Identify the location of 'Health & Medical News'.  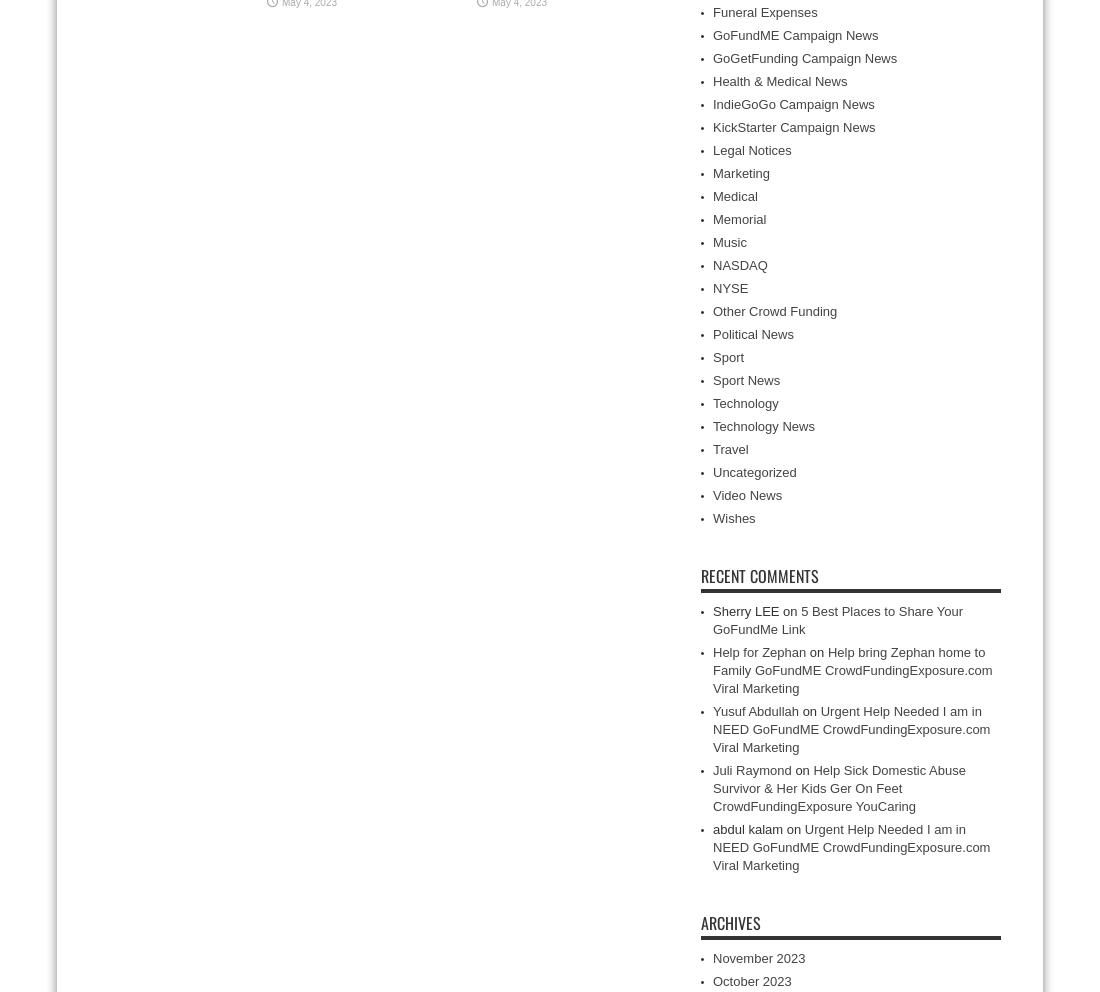
(712, 81).